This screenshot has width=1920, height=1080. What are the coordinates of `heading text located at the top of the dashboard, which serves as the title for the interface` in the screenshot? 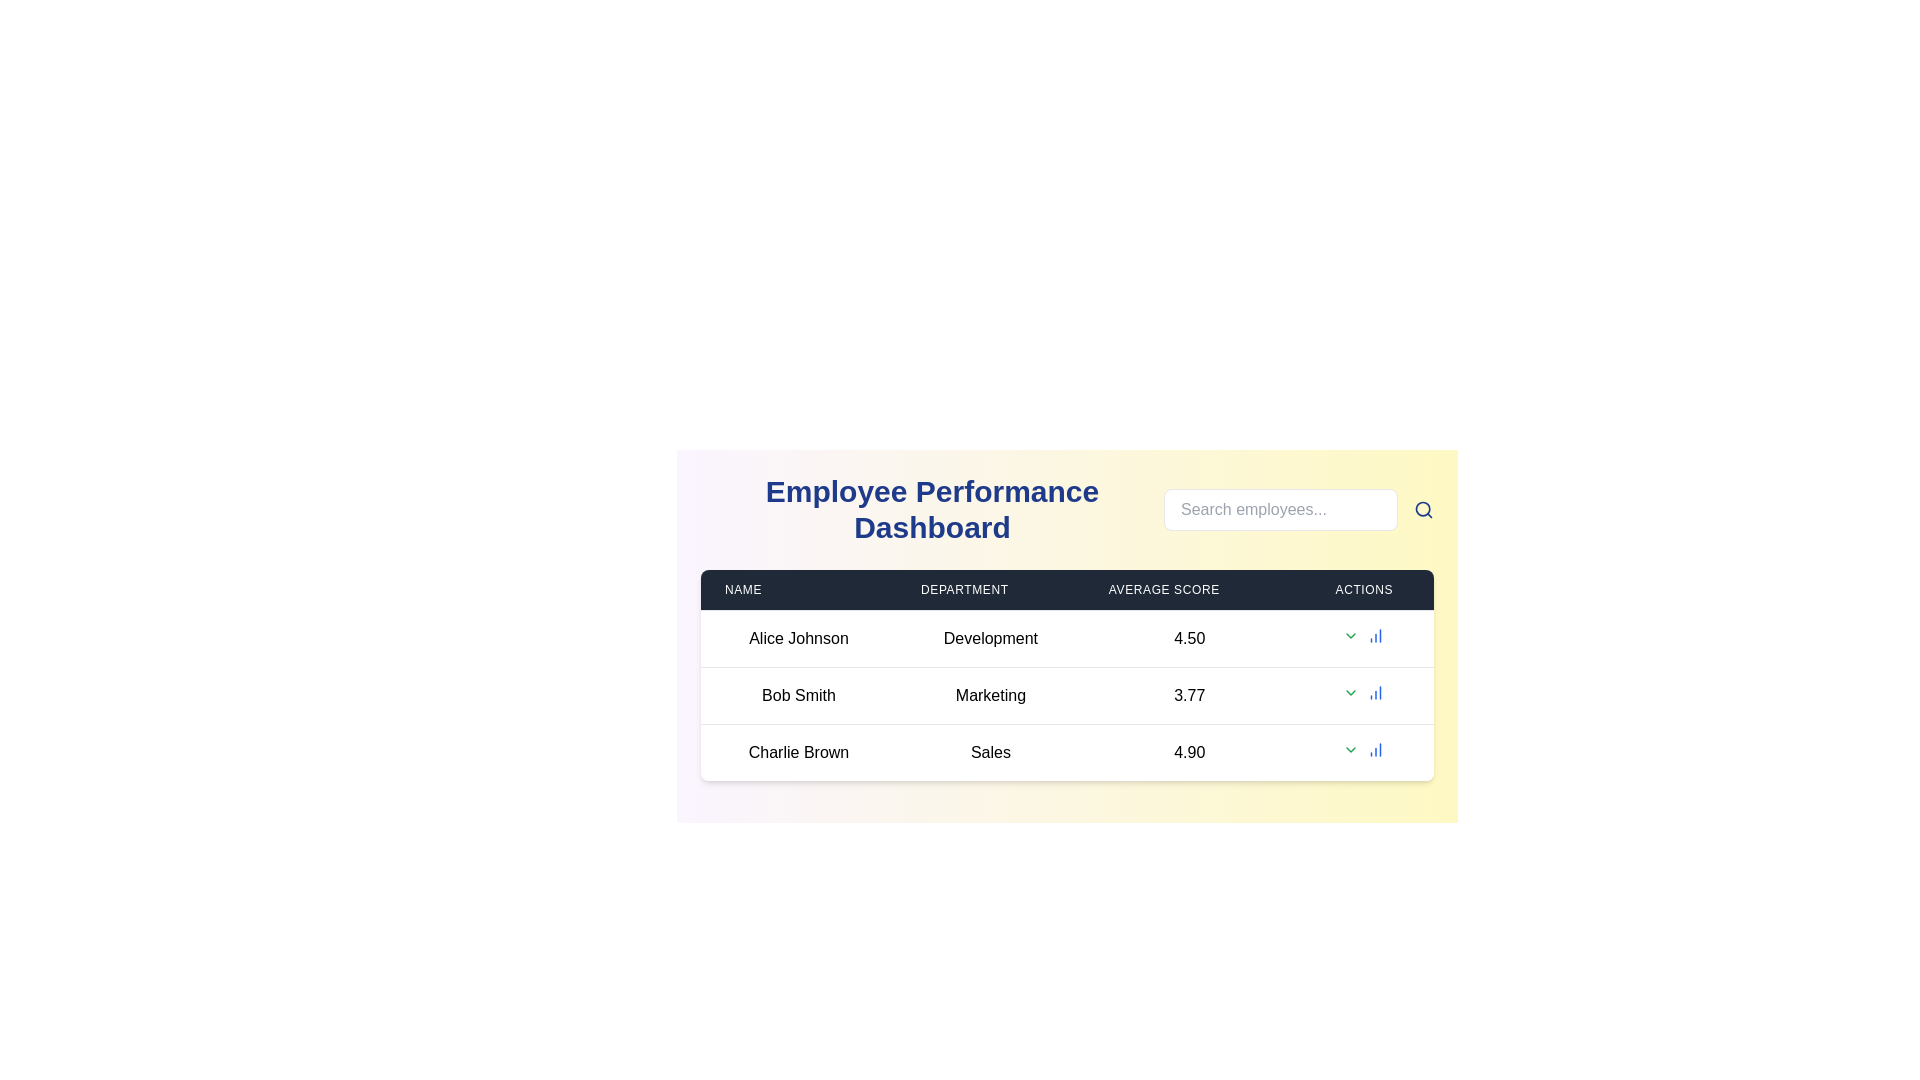 It's located at (931, 508).